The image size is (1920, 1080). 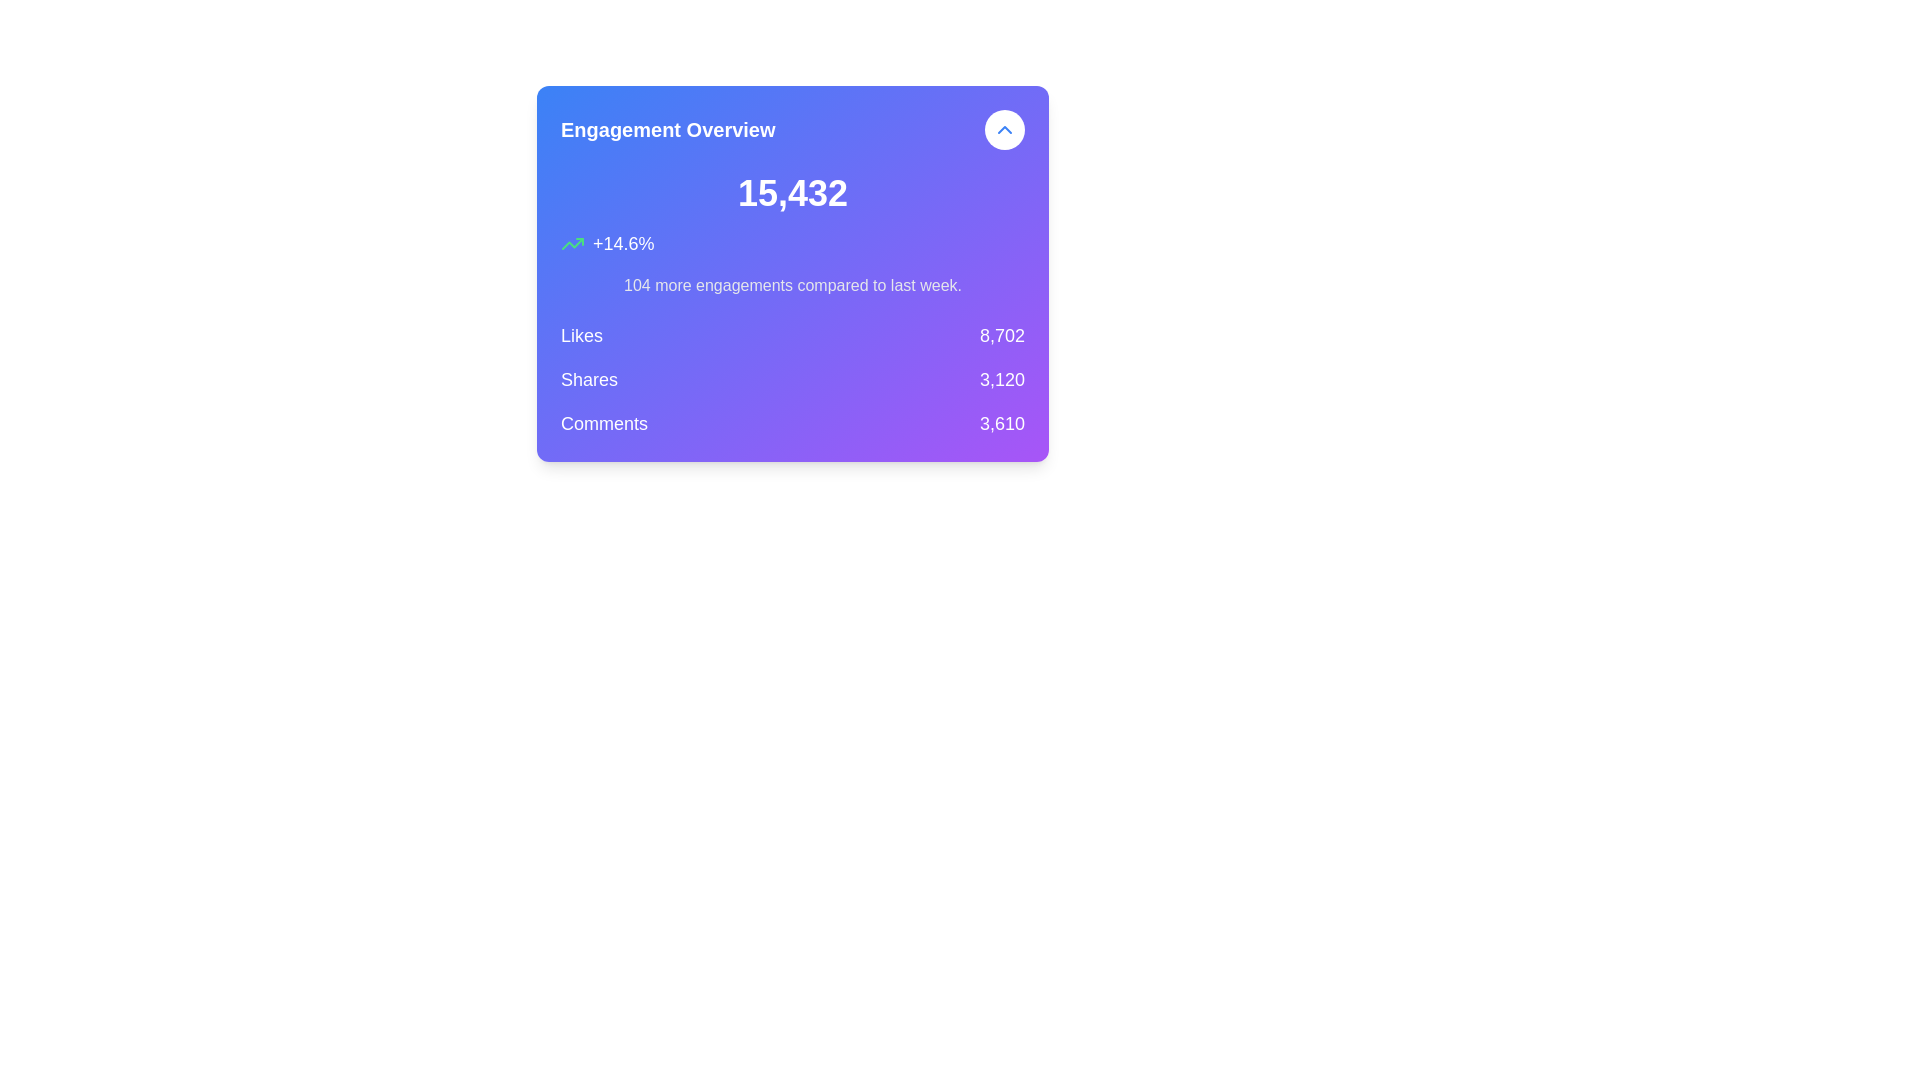 What do you see at coordinates (603, 423) in the screenshot?
I see `the Text Label indicating the count of comments ('3,610') in the 'Engagement Overview' section` at bounding box center [603, 423].